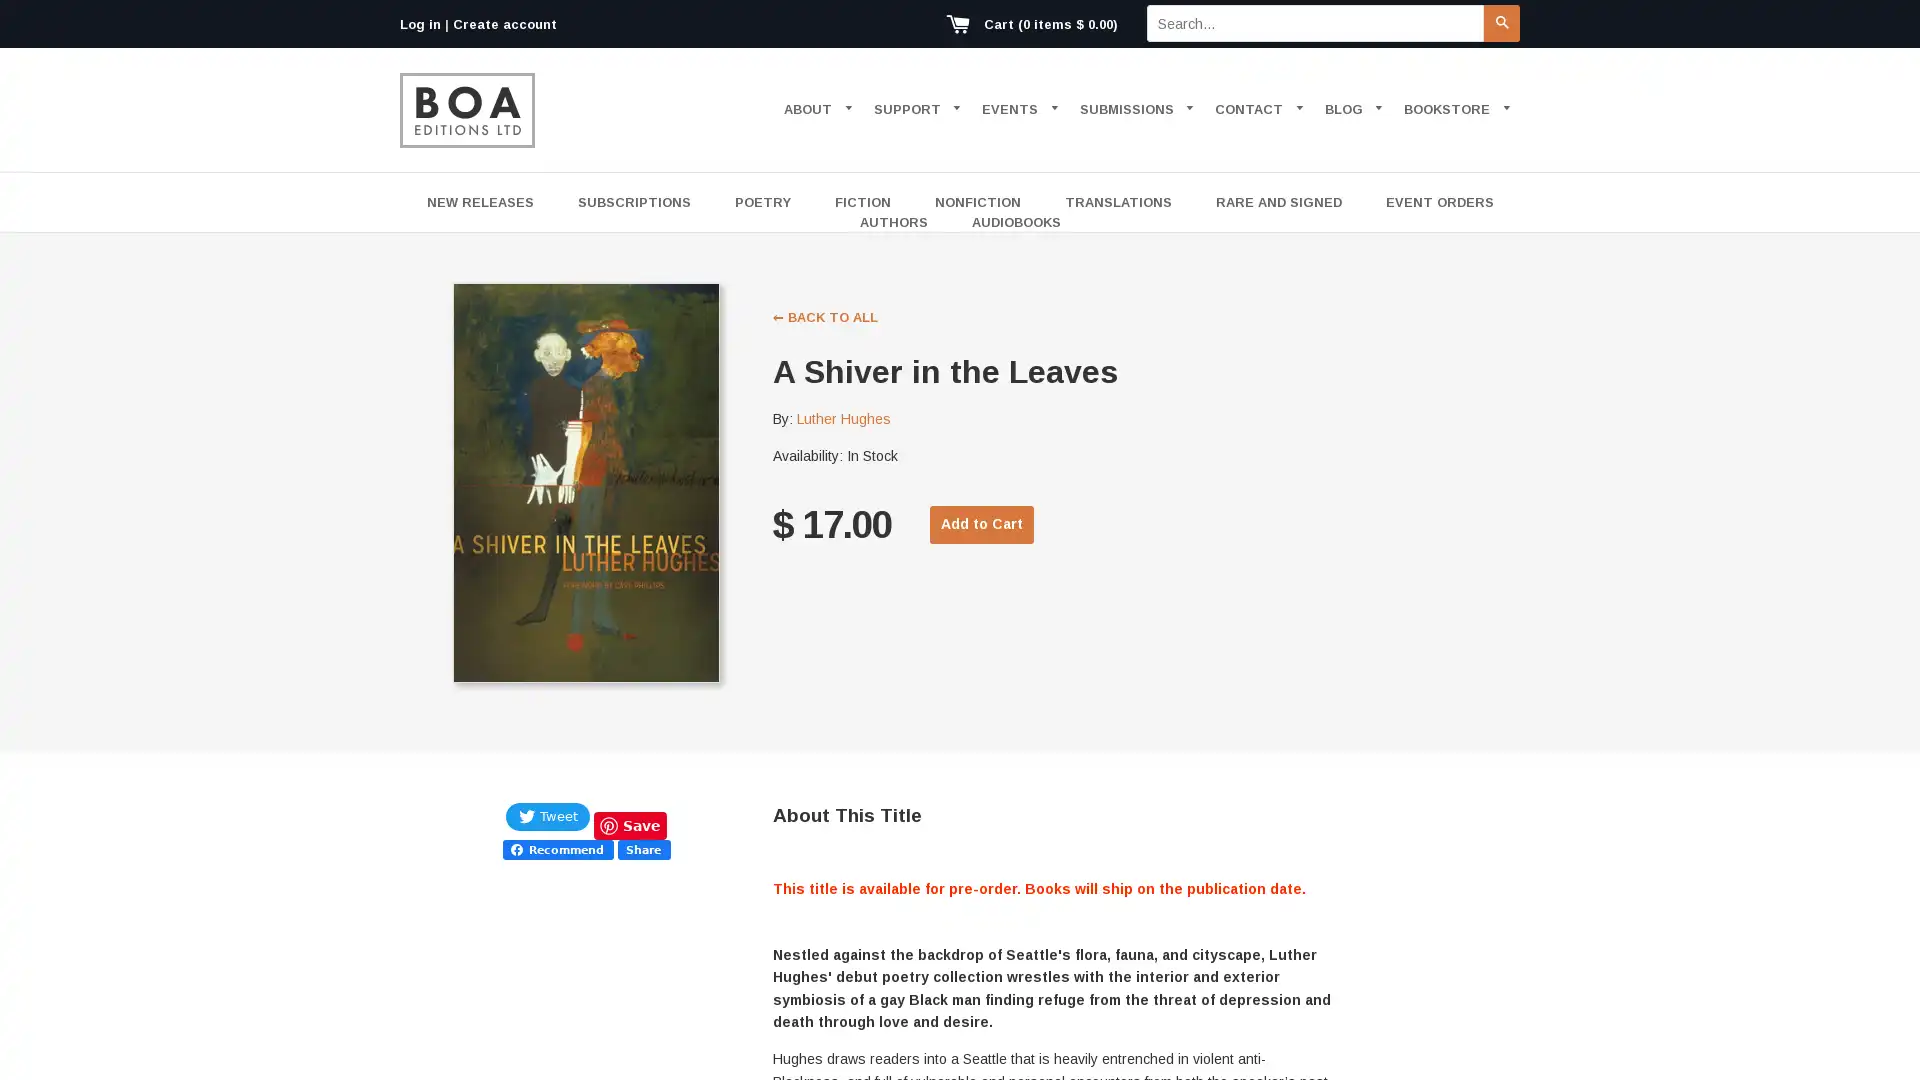 Image resolution: width=1920 pixels, height=1080 pixels. What do you see at coordinates (993, 523) in the screenshot?
I see `Pre-order Now` at bounding box center [993, 523].